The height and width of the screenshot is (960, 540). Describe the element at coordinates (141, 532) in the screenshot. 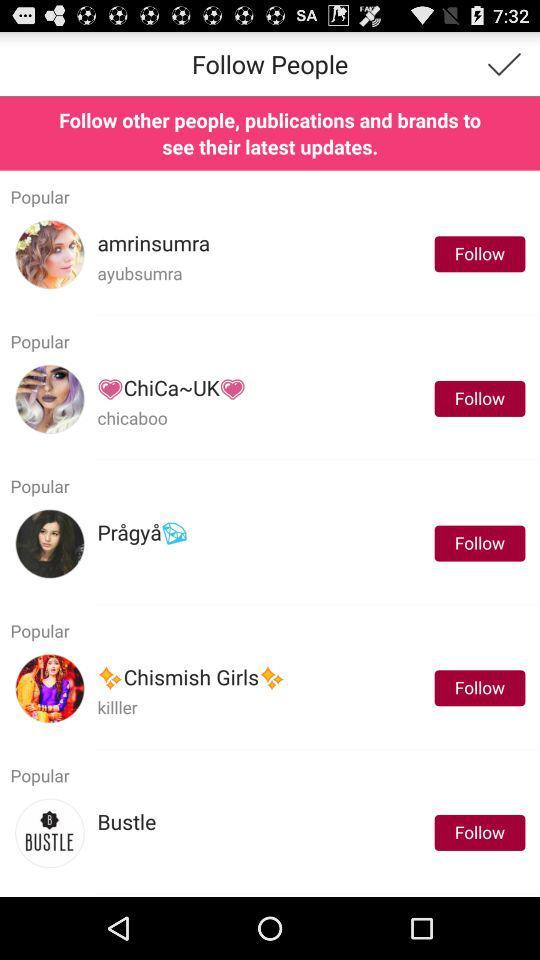

I see `the item to the left of the follow` at that location.